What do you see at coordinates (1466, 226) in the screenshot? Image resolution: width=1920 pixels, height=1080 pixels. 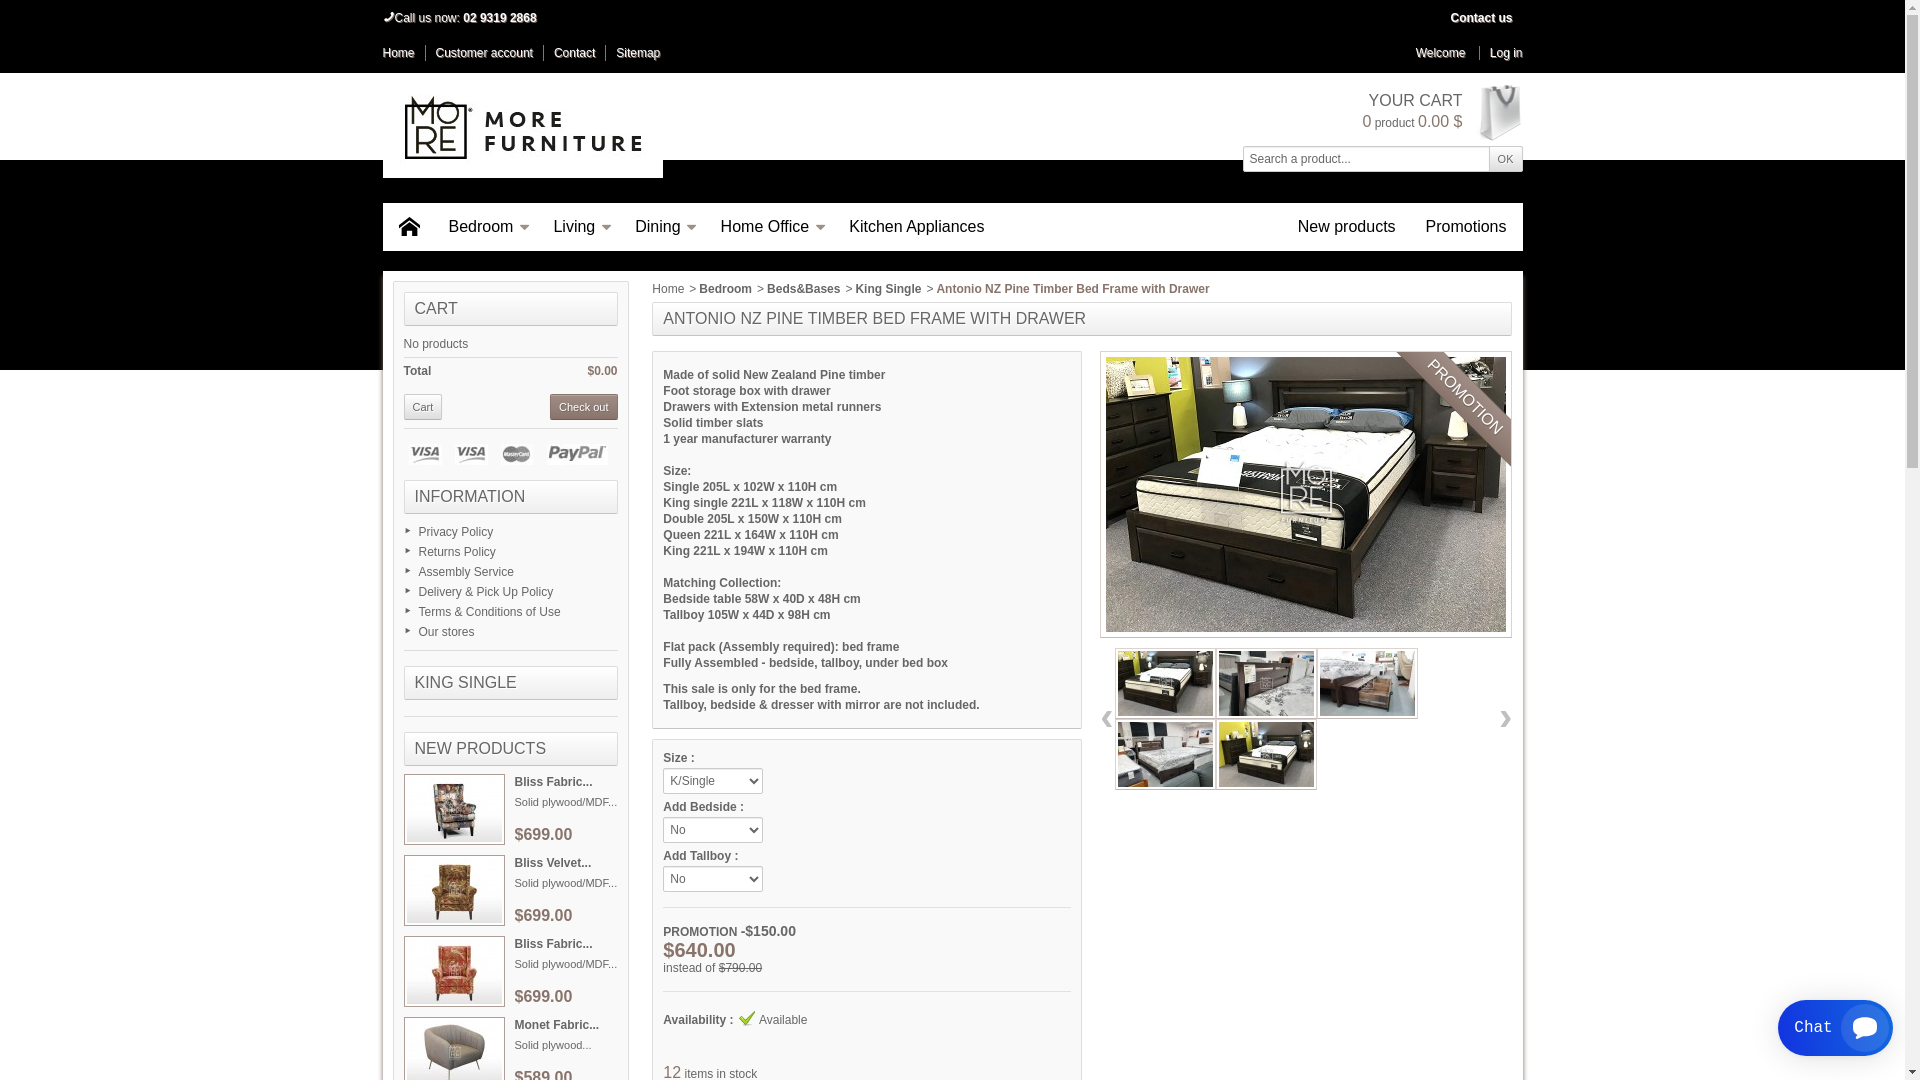 I see `'Promotions'` at bounding box center [1466, 226].